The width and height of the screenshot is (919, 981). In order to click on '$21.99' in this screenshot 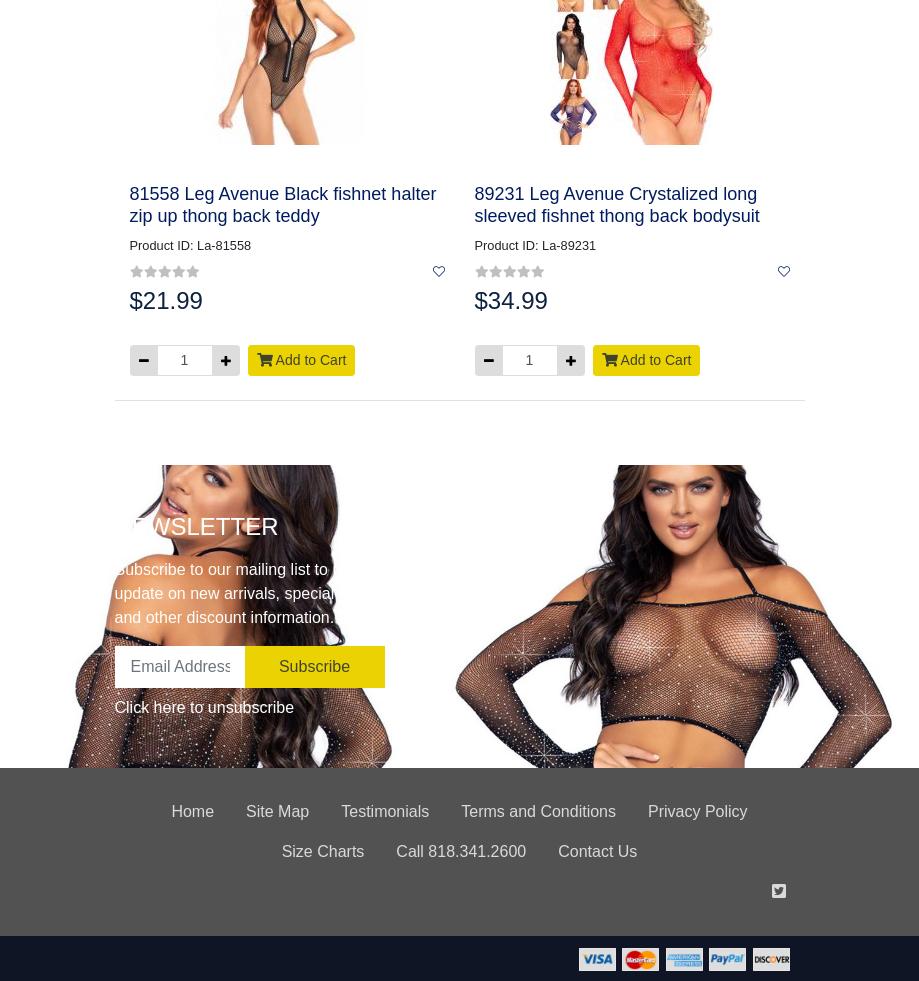, I will do `click(164, 298)`.